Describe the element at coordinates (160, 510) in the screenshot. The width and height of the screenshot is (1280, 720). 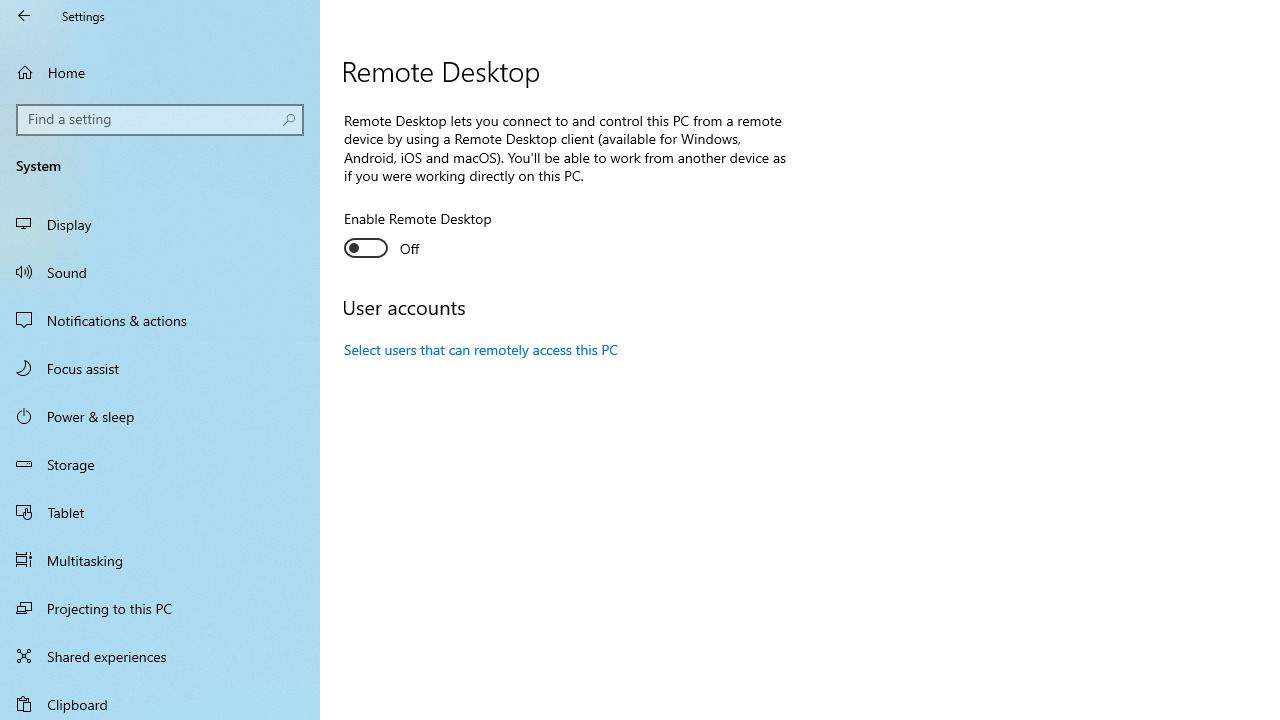
I see `'Tablet'` at that location.